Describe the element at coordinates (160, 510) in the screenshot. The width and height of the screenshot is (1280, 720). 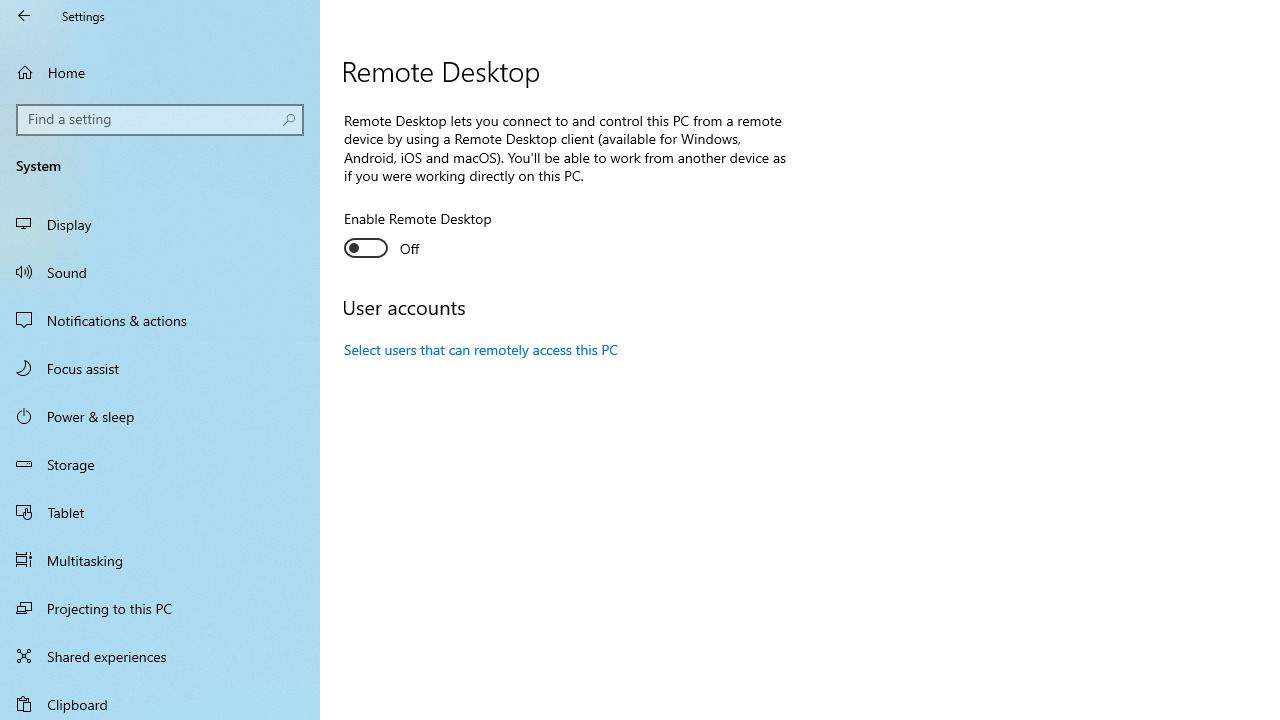
I see `'Tablet'` at that location.